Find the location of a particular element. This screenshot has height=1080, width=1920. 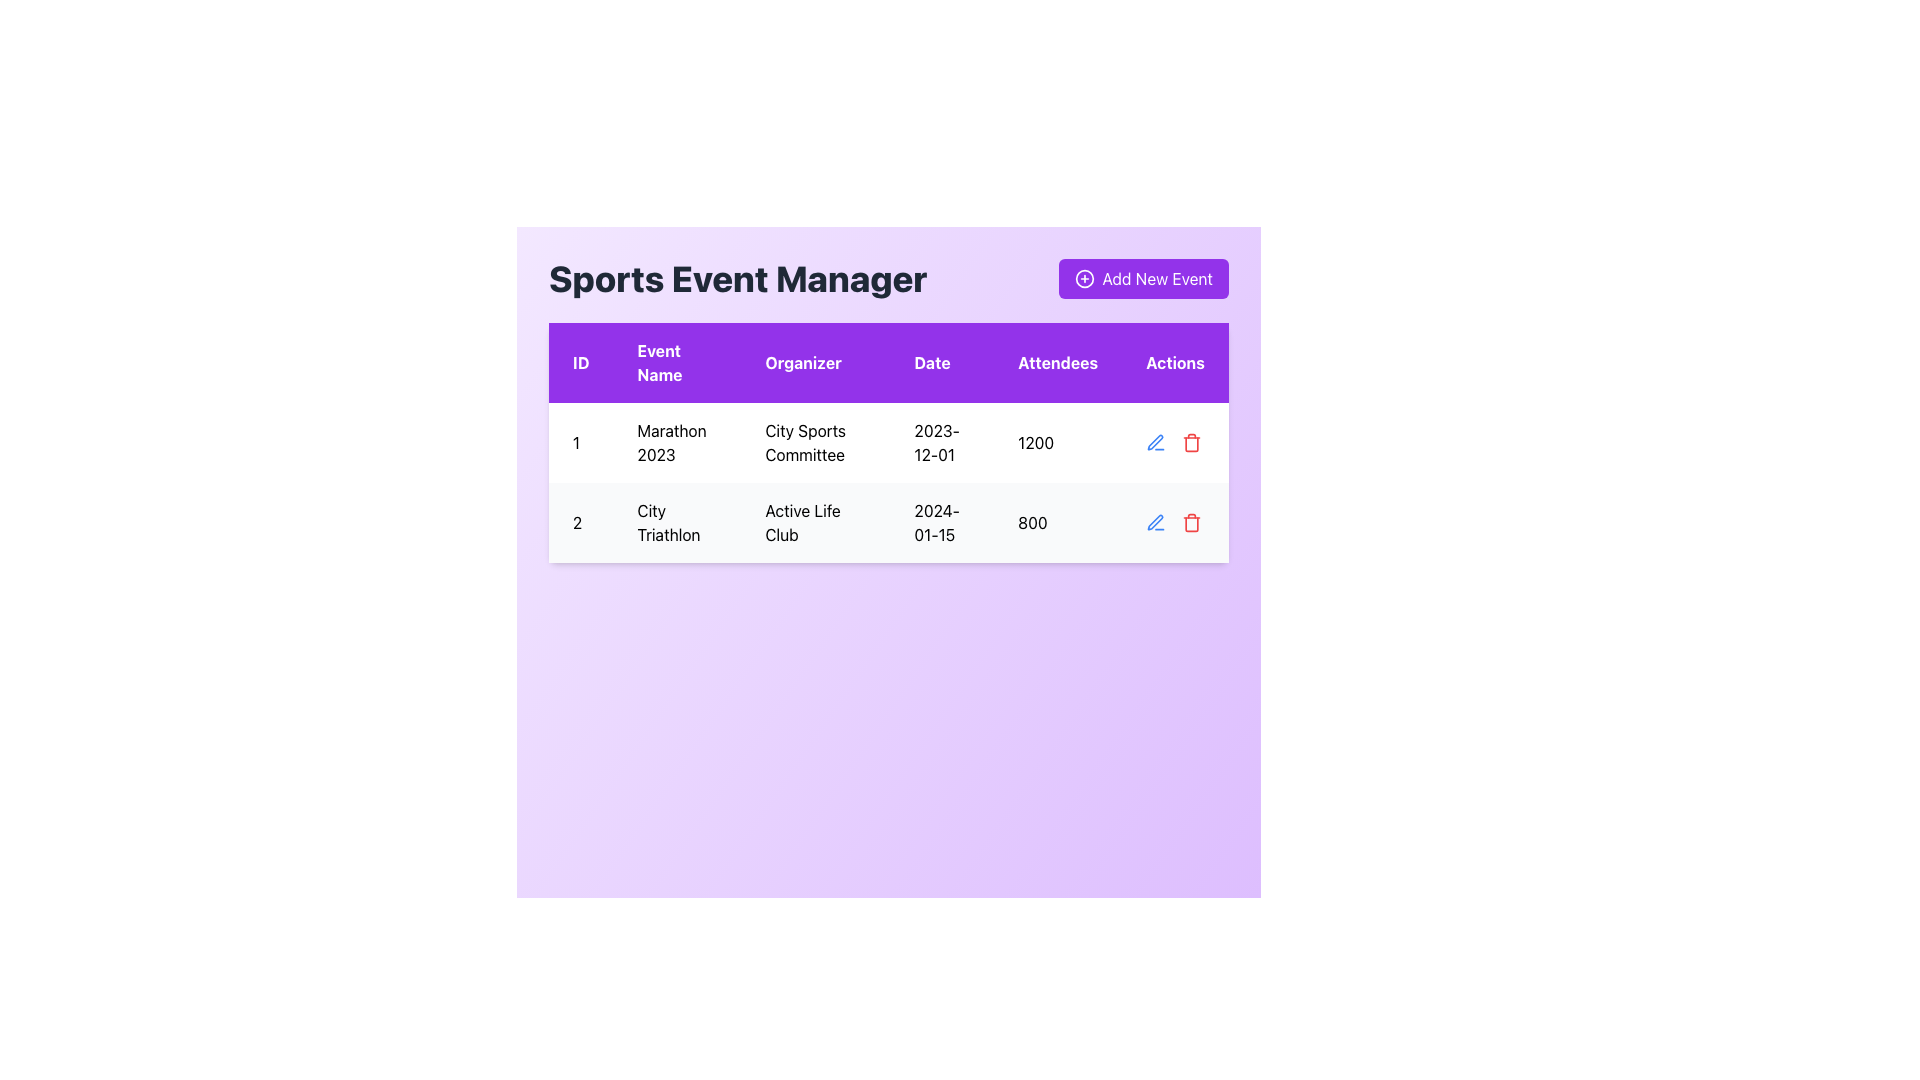

text from the Table Cell displaying 'City Sports Committee' in the third column of the first row under the 'Organizer' header is located at coordinates (816, 442).